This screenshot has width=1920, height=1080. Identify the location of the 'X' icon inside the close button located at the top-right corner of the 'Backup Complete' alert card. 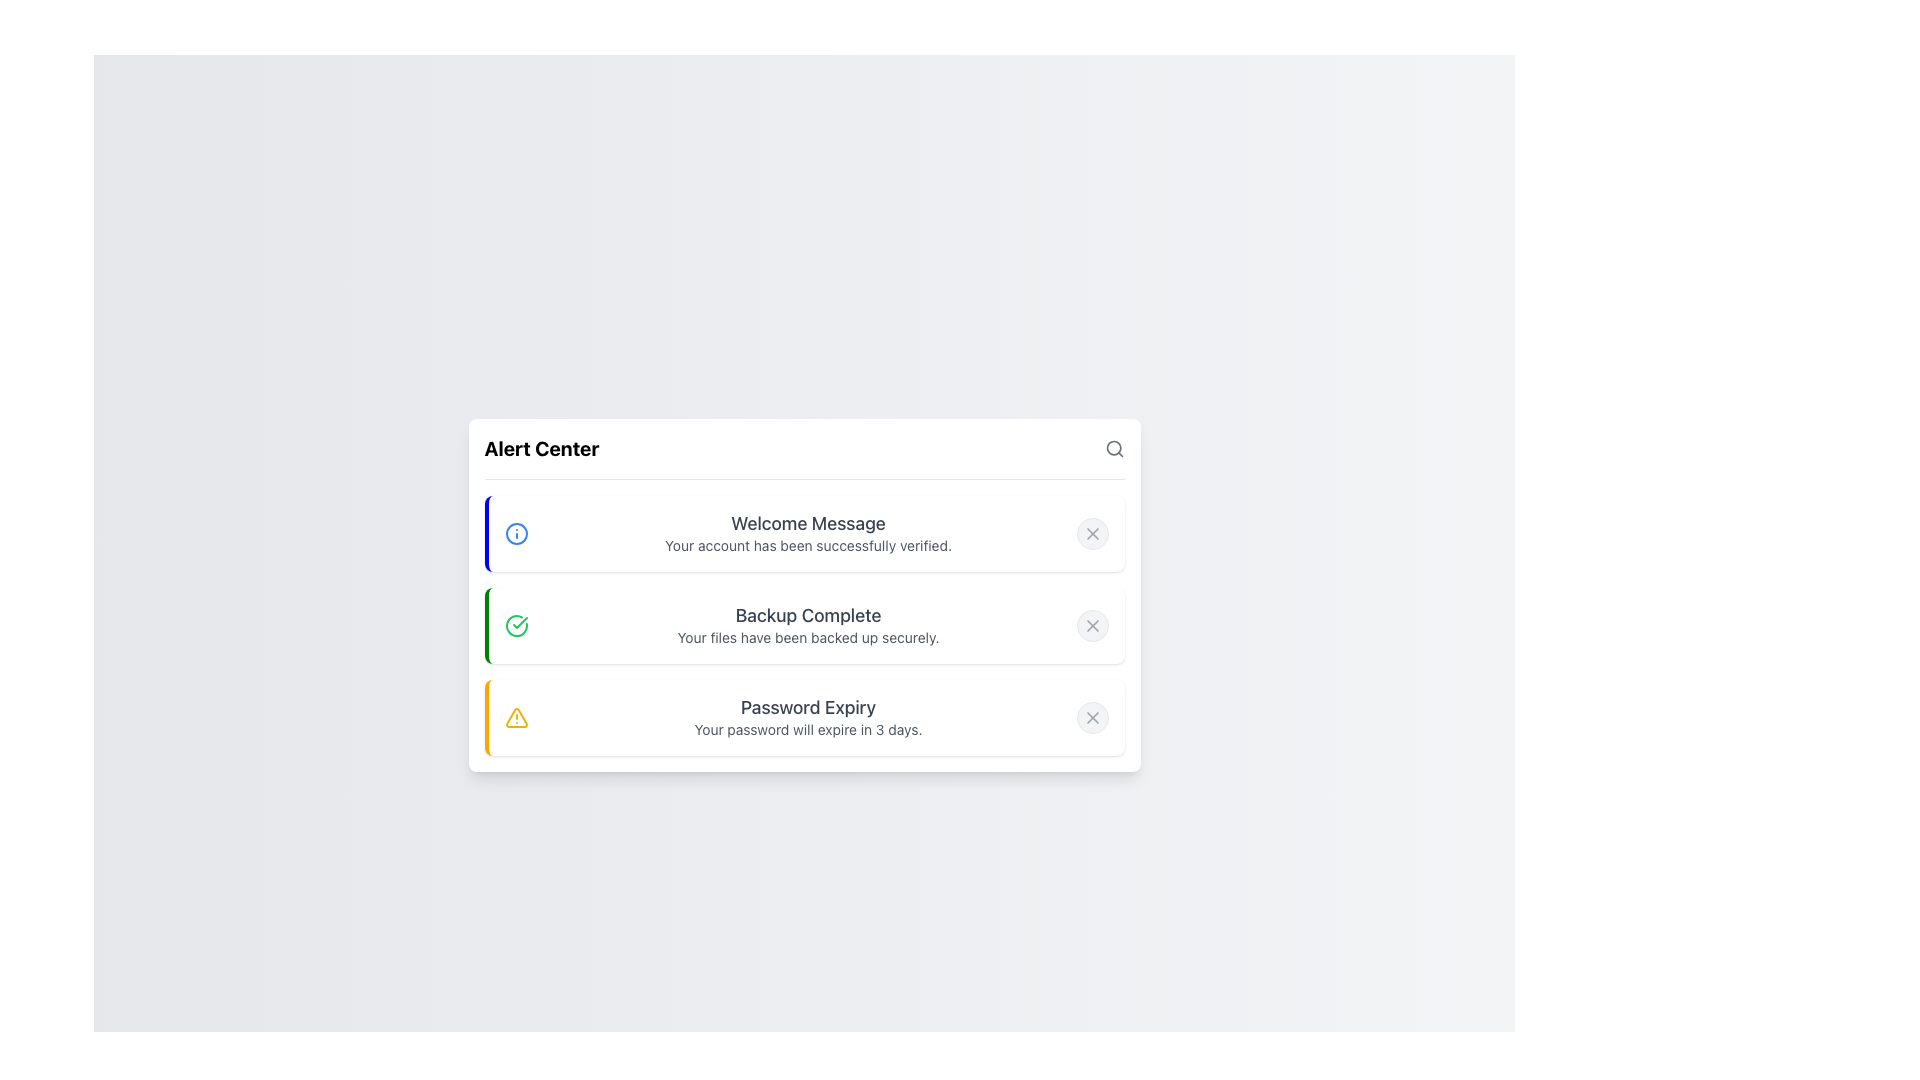
(1091, 624).